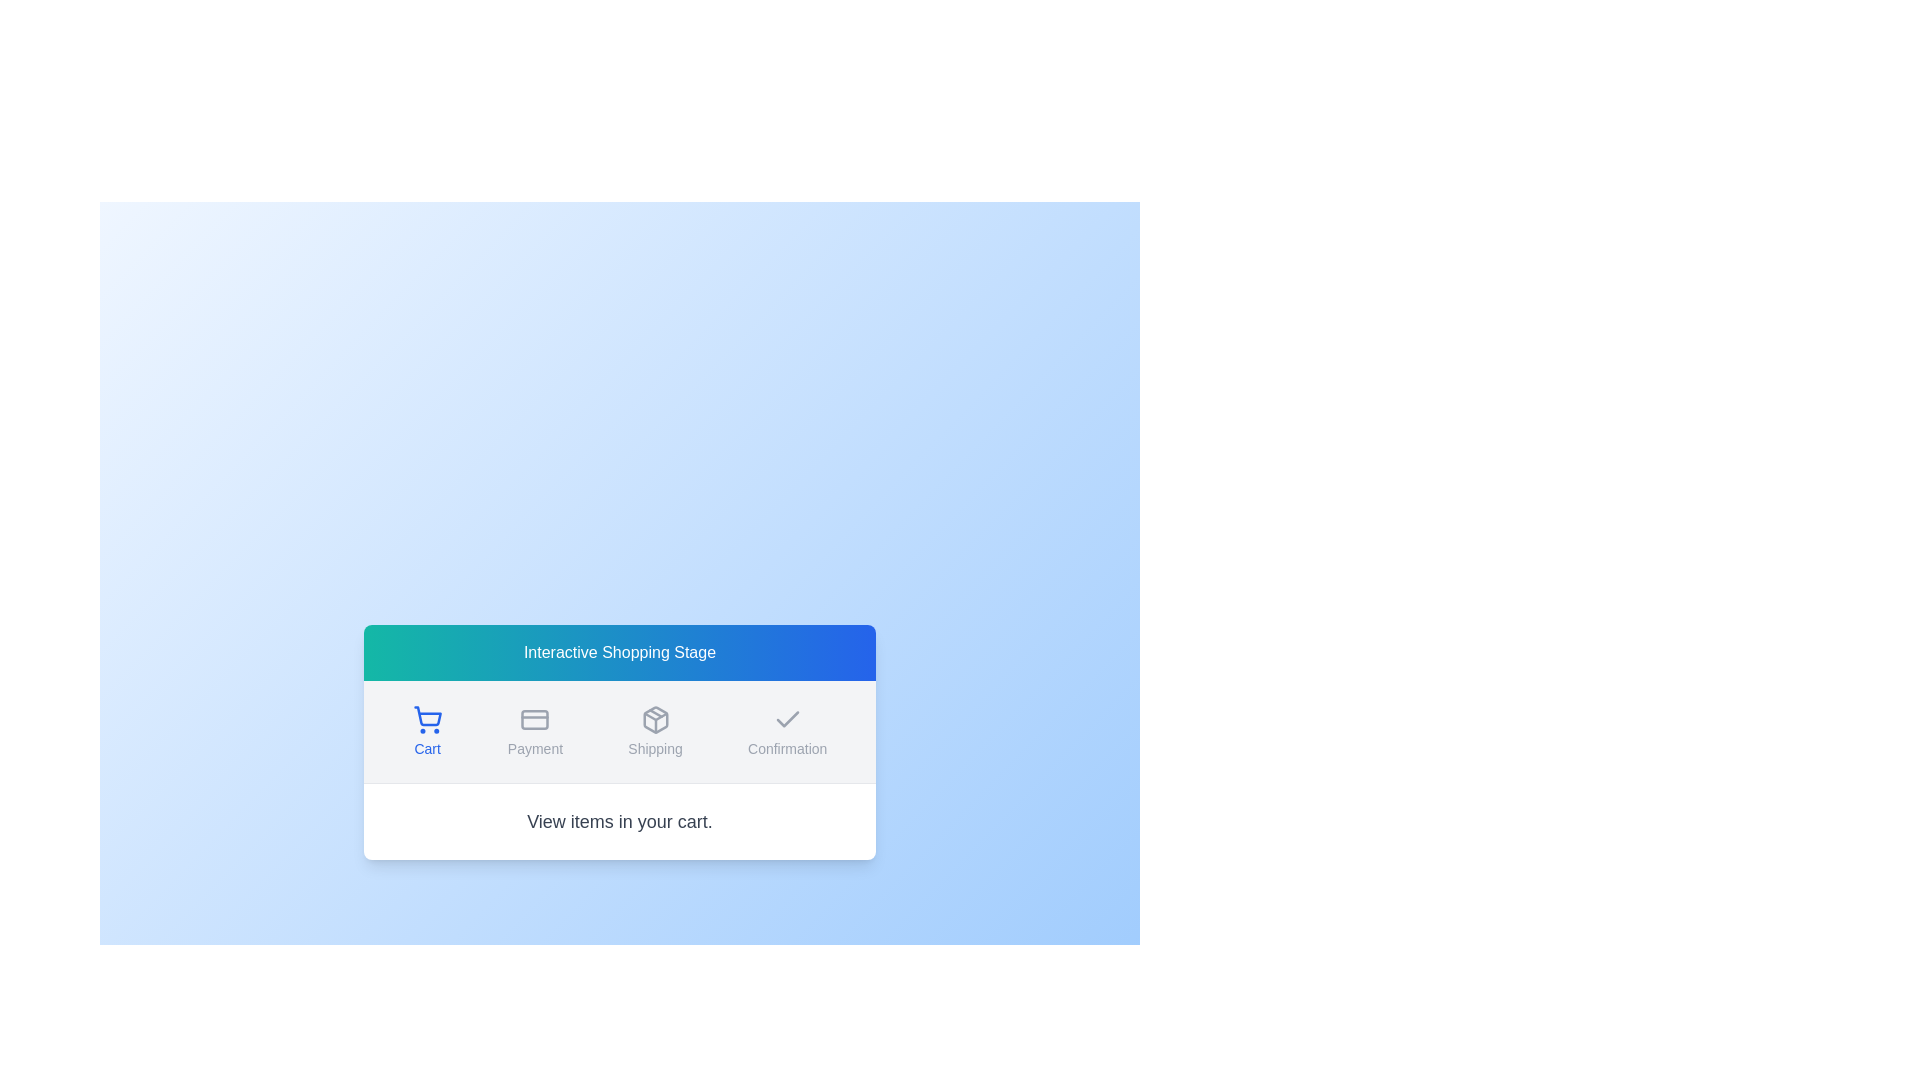  I want to click on the informative prompt text label located at the bottom of the card layout, which directs the user, so click(618, 821).